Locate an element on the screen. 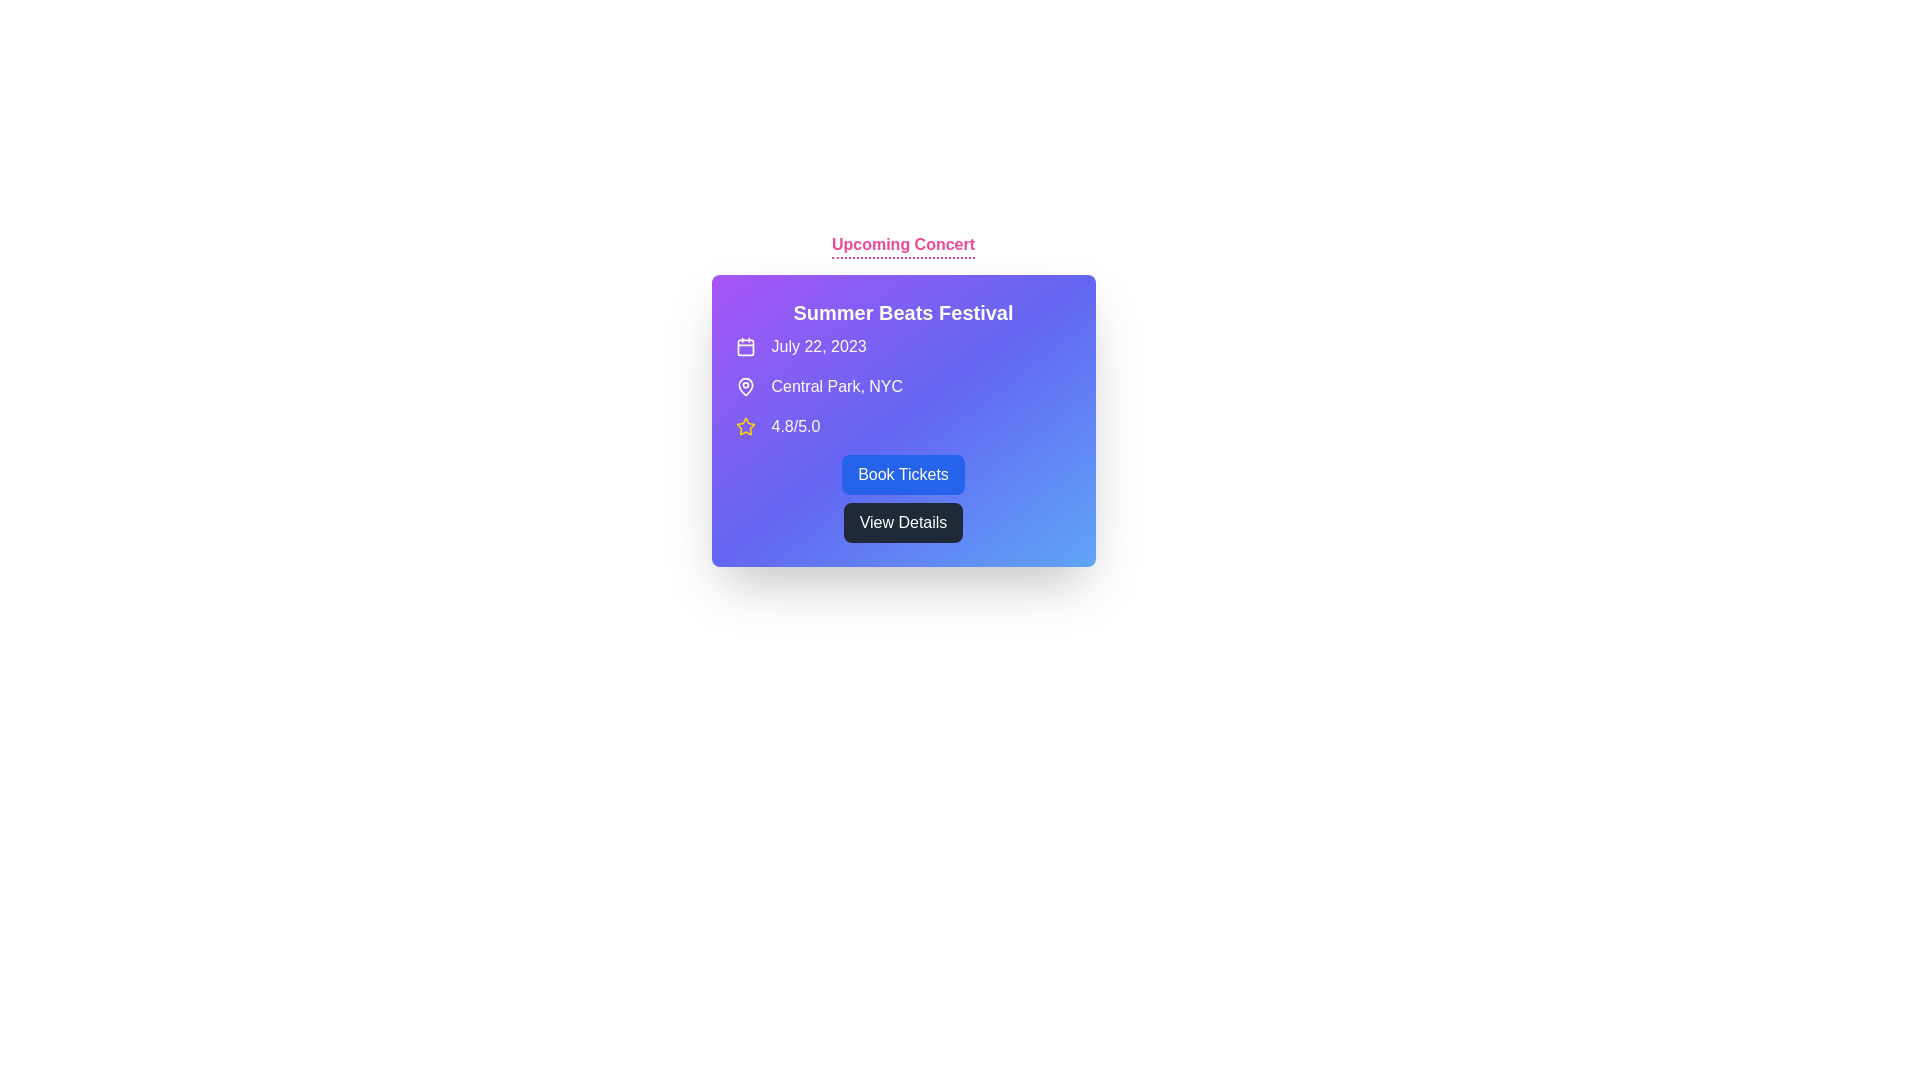 The height and width of the screenshot is (1080, 1920). the calendar icon, which is a square-shaped symbol with rounded corners located to the left of the text 'July 22, 2023' in the 'Upcoming Concert' card section is located at coordinates (744, 346).